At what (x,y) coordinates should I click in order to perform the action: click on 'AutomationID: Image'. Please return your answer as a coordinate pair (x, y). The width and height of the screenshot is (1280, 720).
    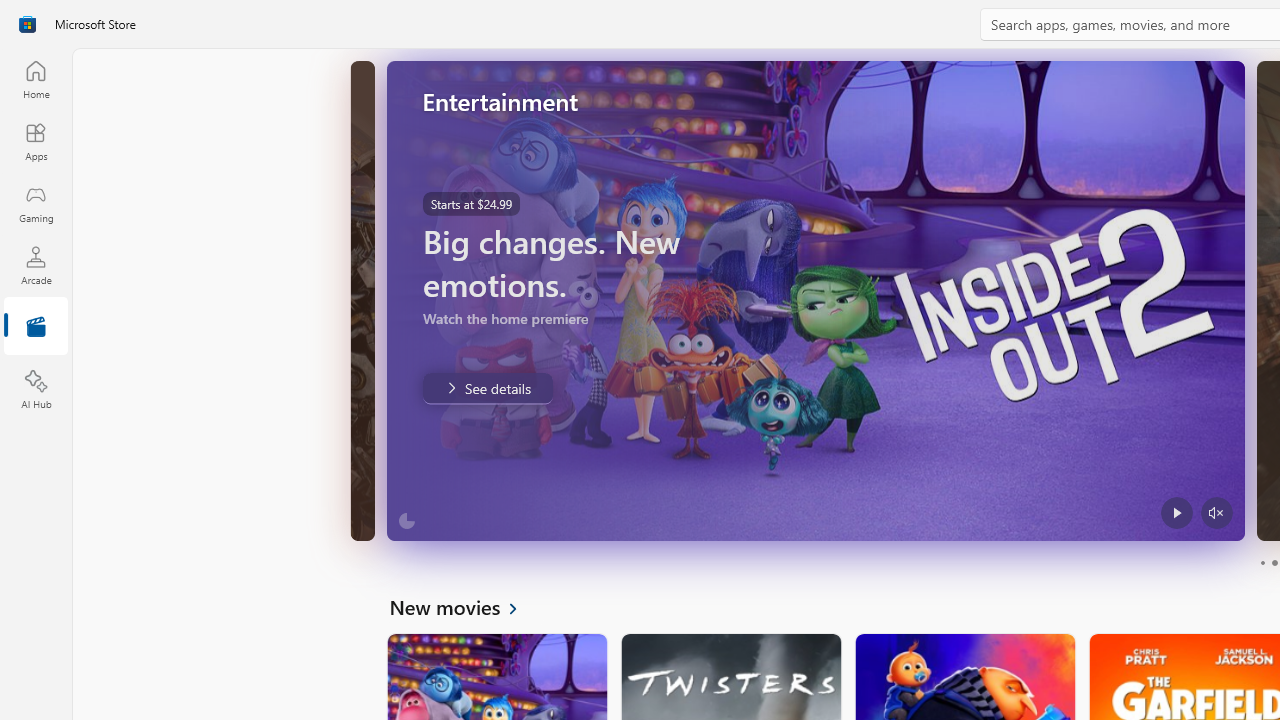
    Looking at the image, I should click on (815, 300).